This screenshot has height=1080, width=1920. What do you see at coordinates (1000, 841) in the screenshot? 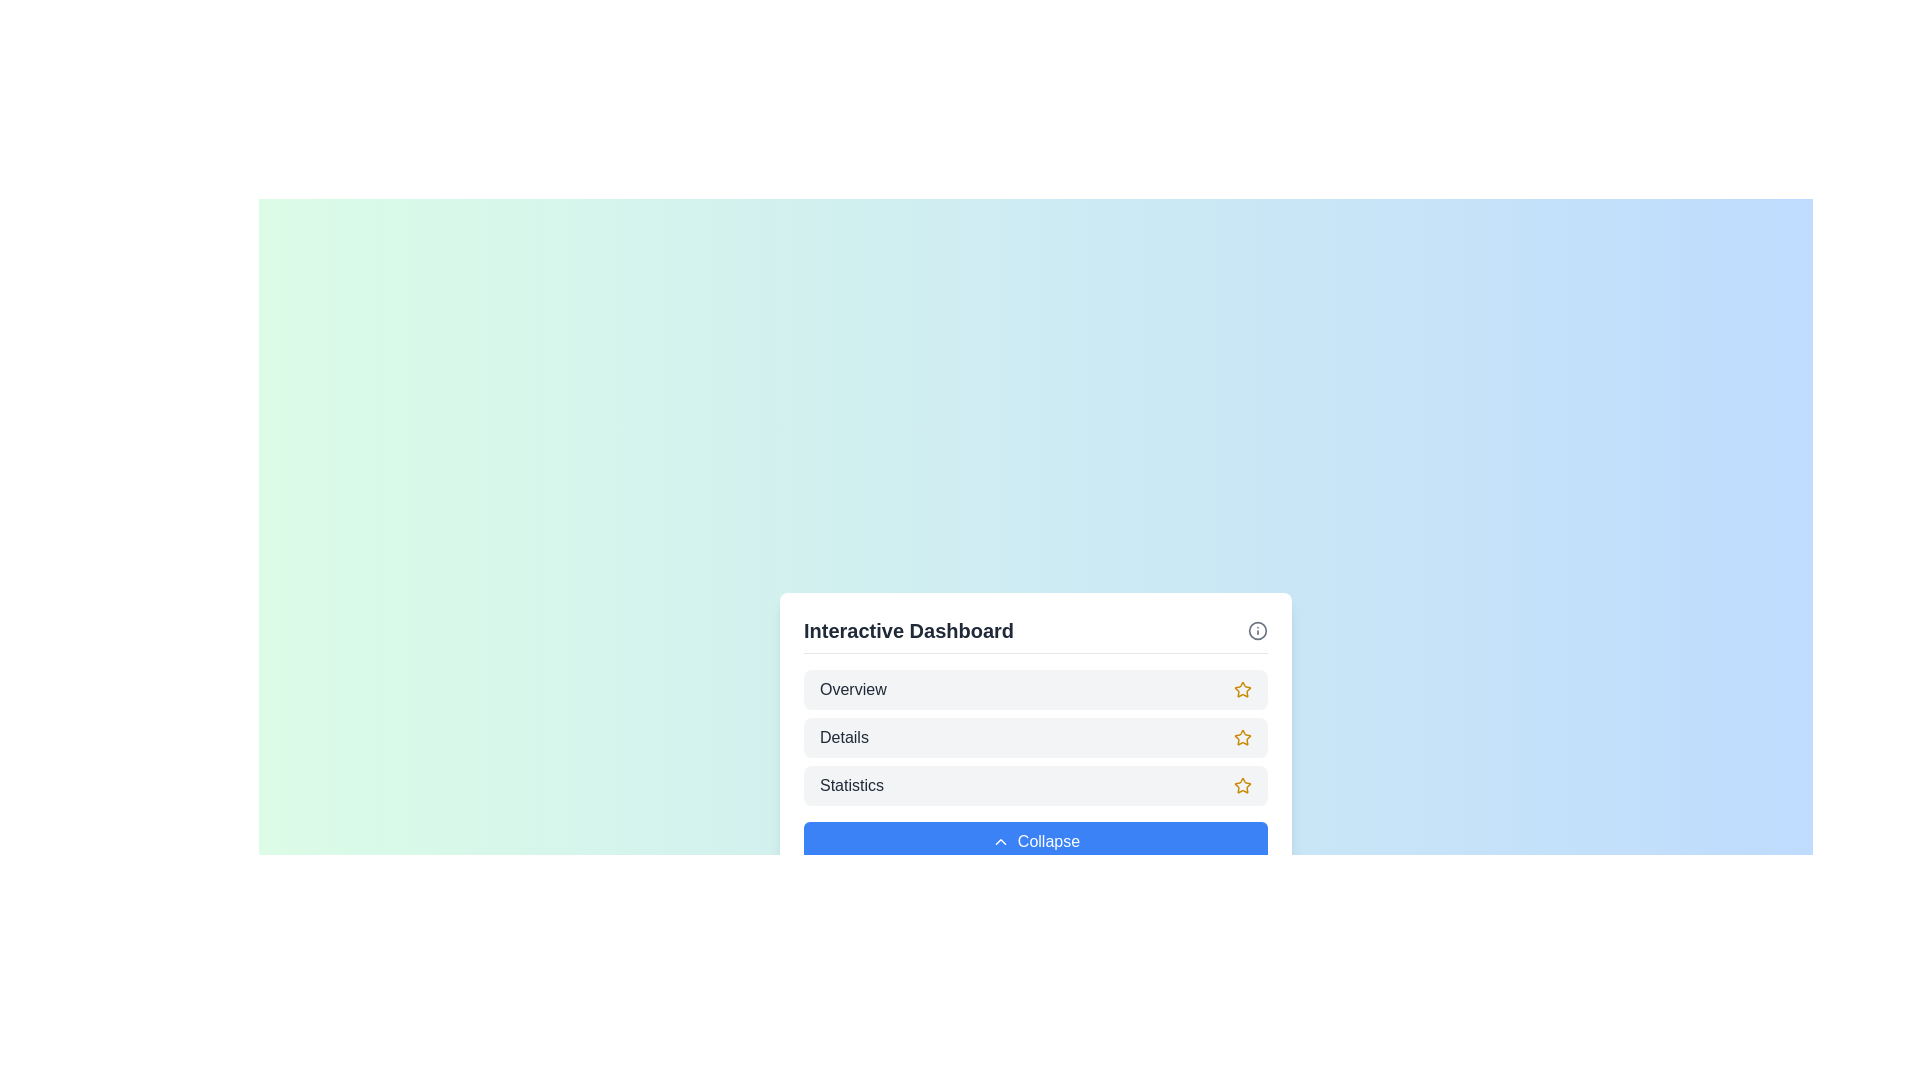
I see `the upward-facing chevron arrow icon located within the blue 'Collapse' button at the bottom of the interactive card` at bounding box center [1000, 841].